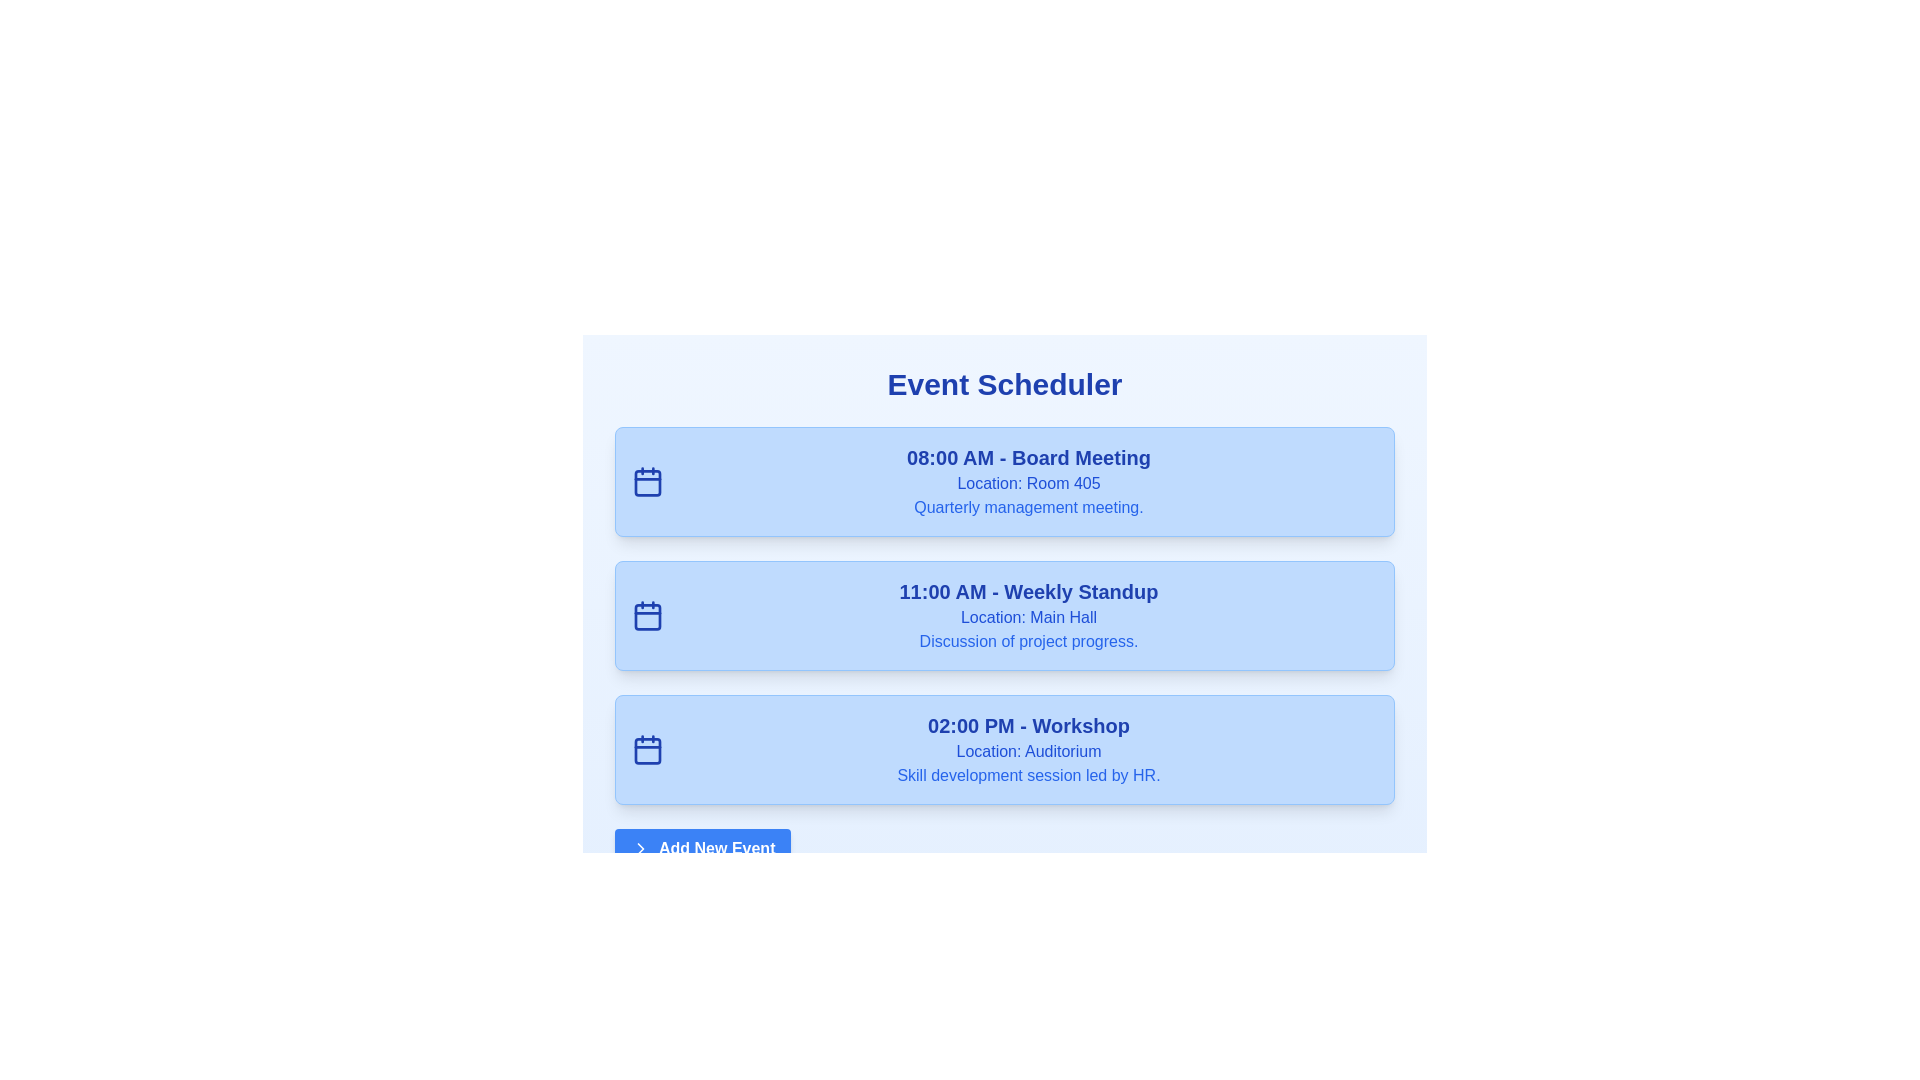 This screenshot has width=1920, height=1080. Describe the element at coordinates (1028, 752) in the screenshot. I see `the static text indicating the location of the scheduled event 'Auditorium', which is positioned below the title '02:00 PM - Workshop'` at that location.